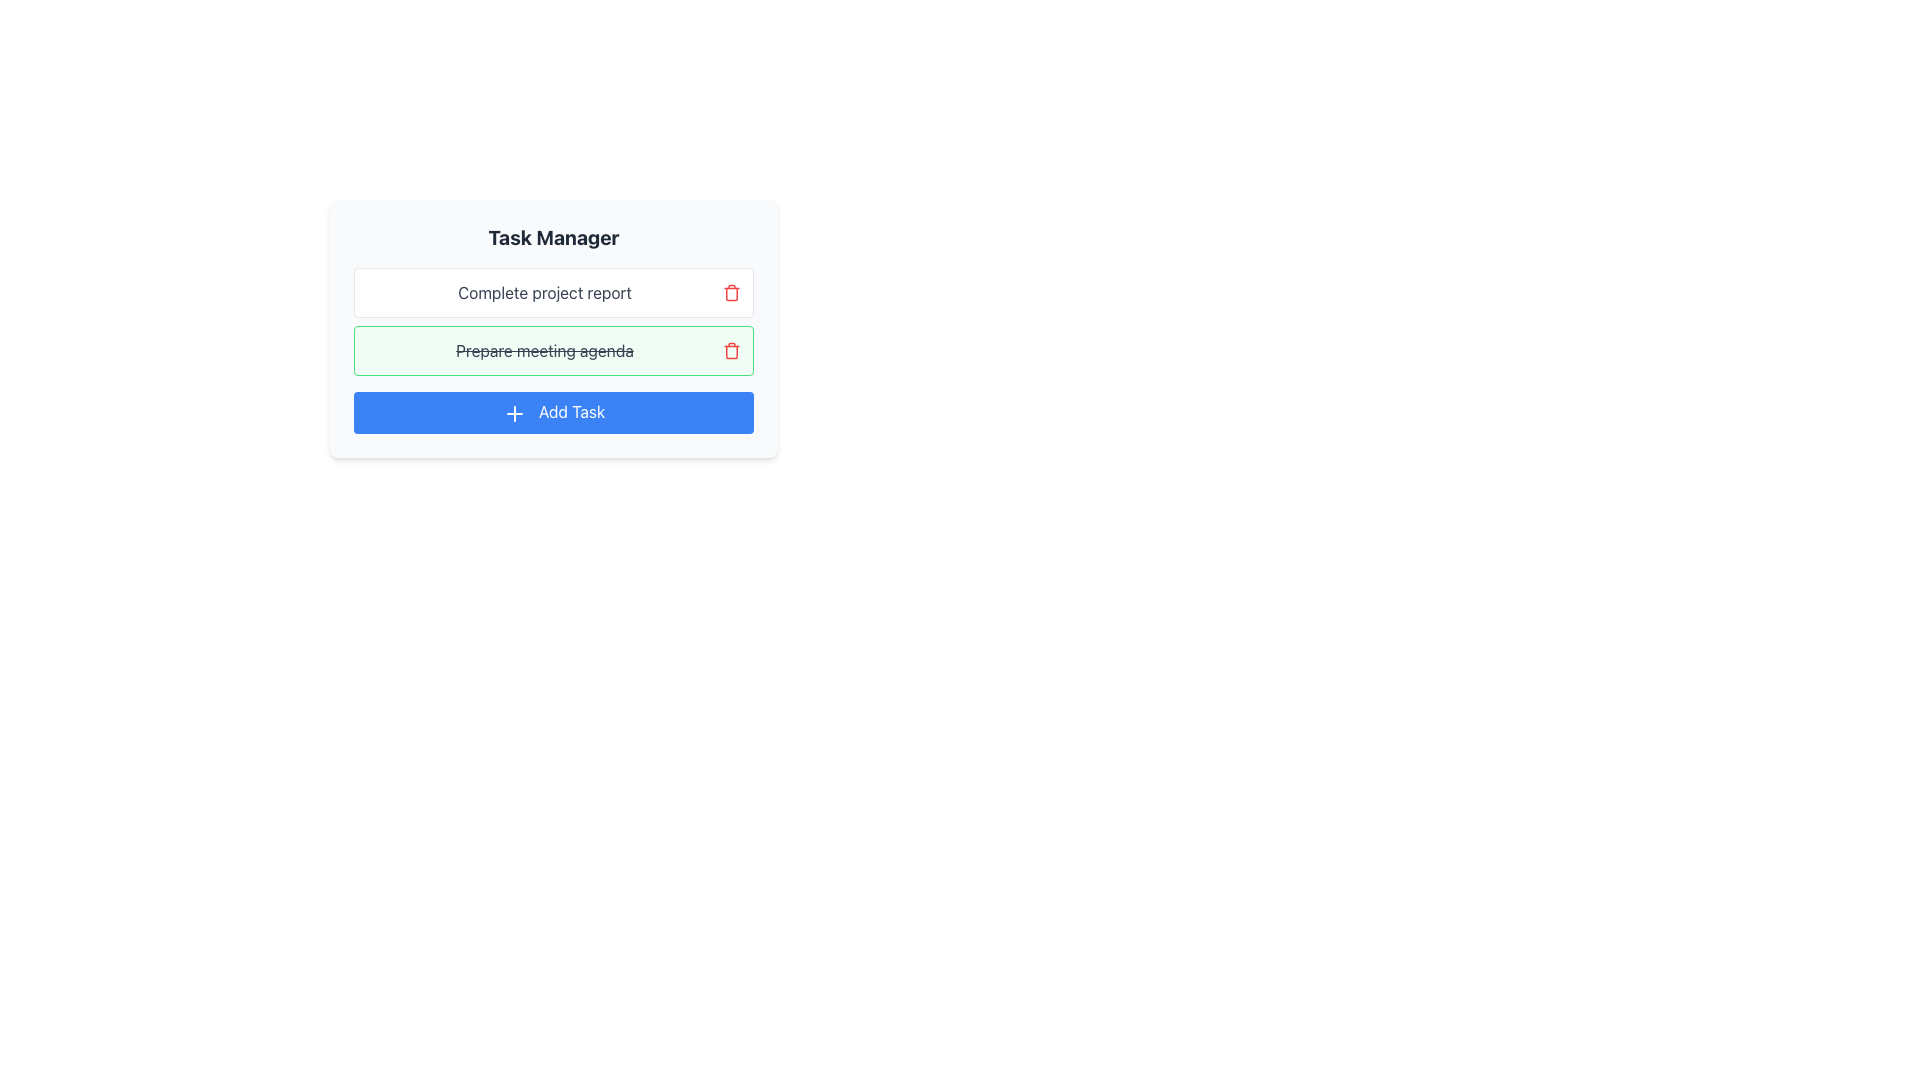 This screenshot has height=1080, width=1920. Describe the element at coordinates (553, 411) in the screenshot. I see `keyboard navigation` at that location.